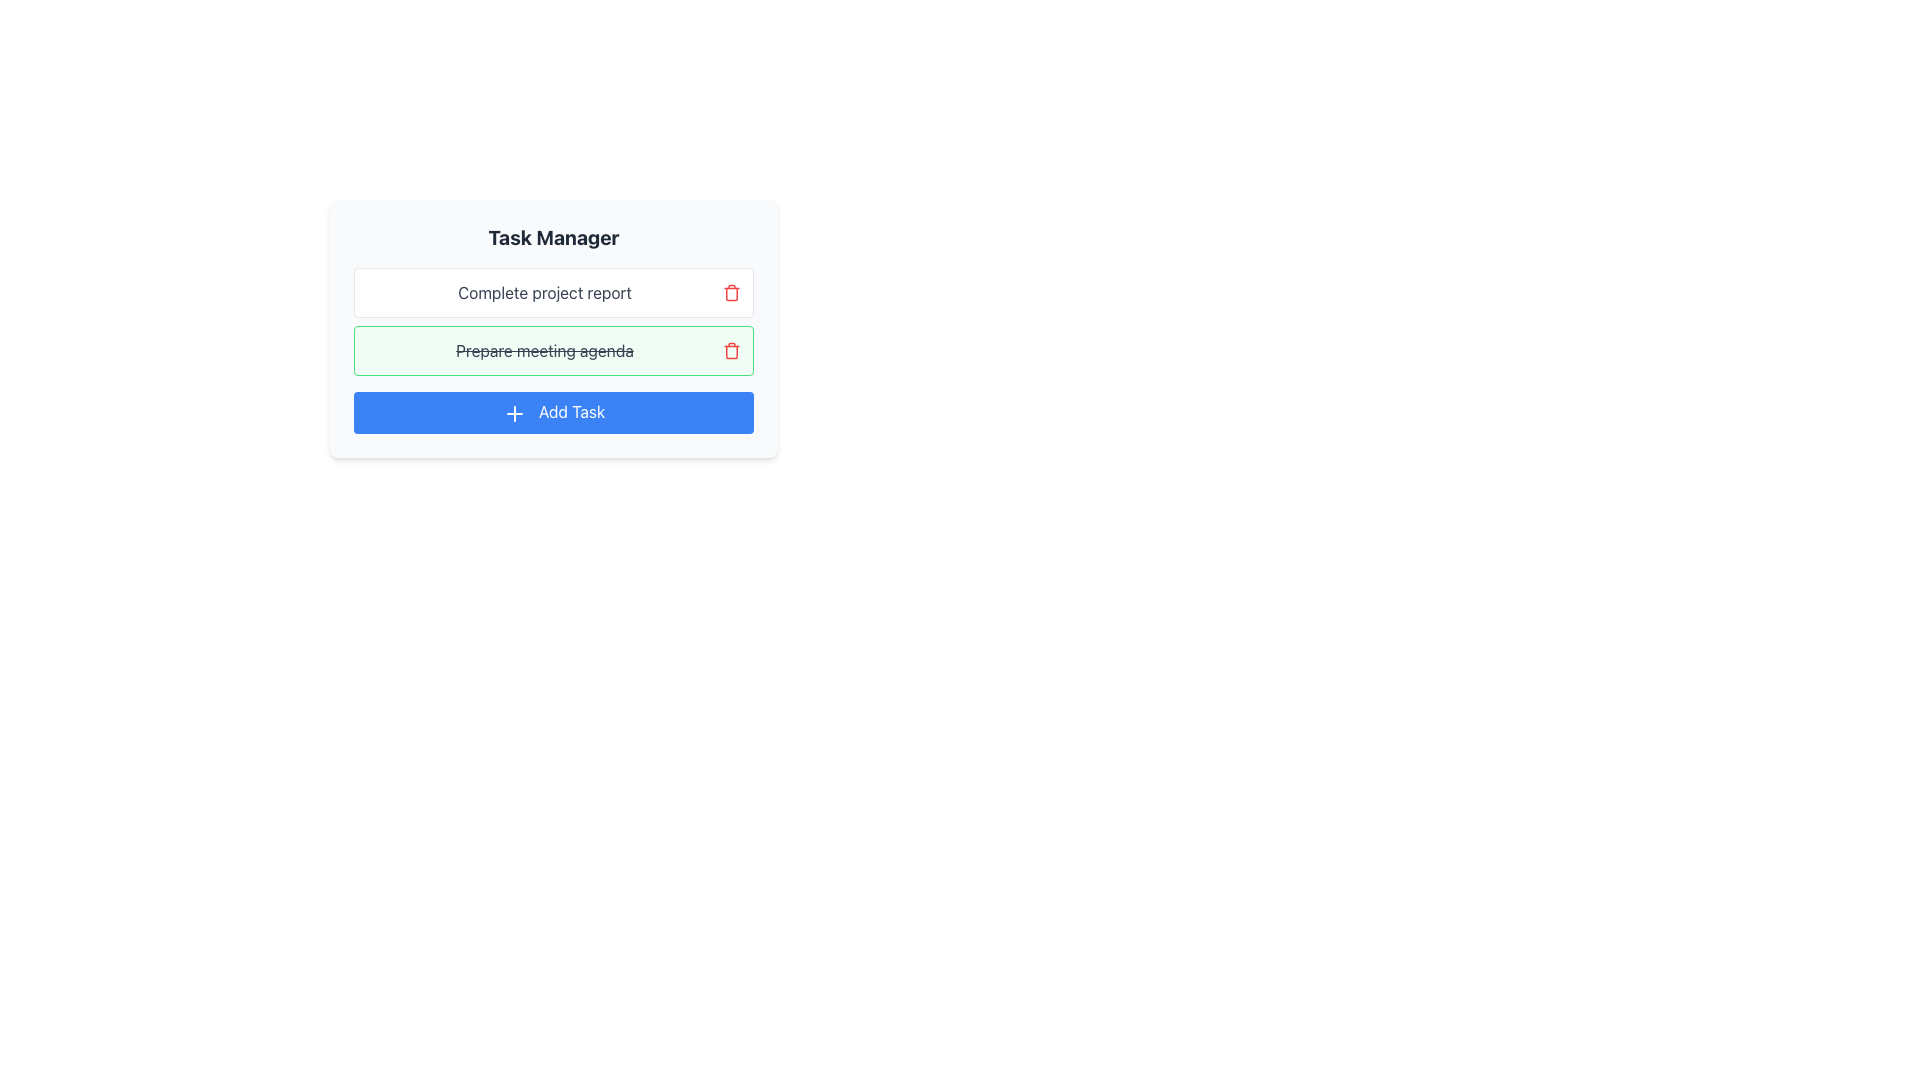 This screenshot has height=1080, width=1920. Describe the element at coordinates (553, 411) in the screenshot. I see `keyboard navigation` at that location.